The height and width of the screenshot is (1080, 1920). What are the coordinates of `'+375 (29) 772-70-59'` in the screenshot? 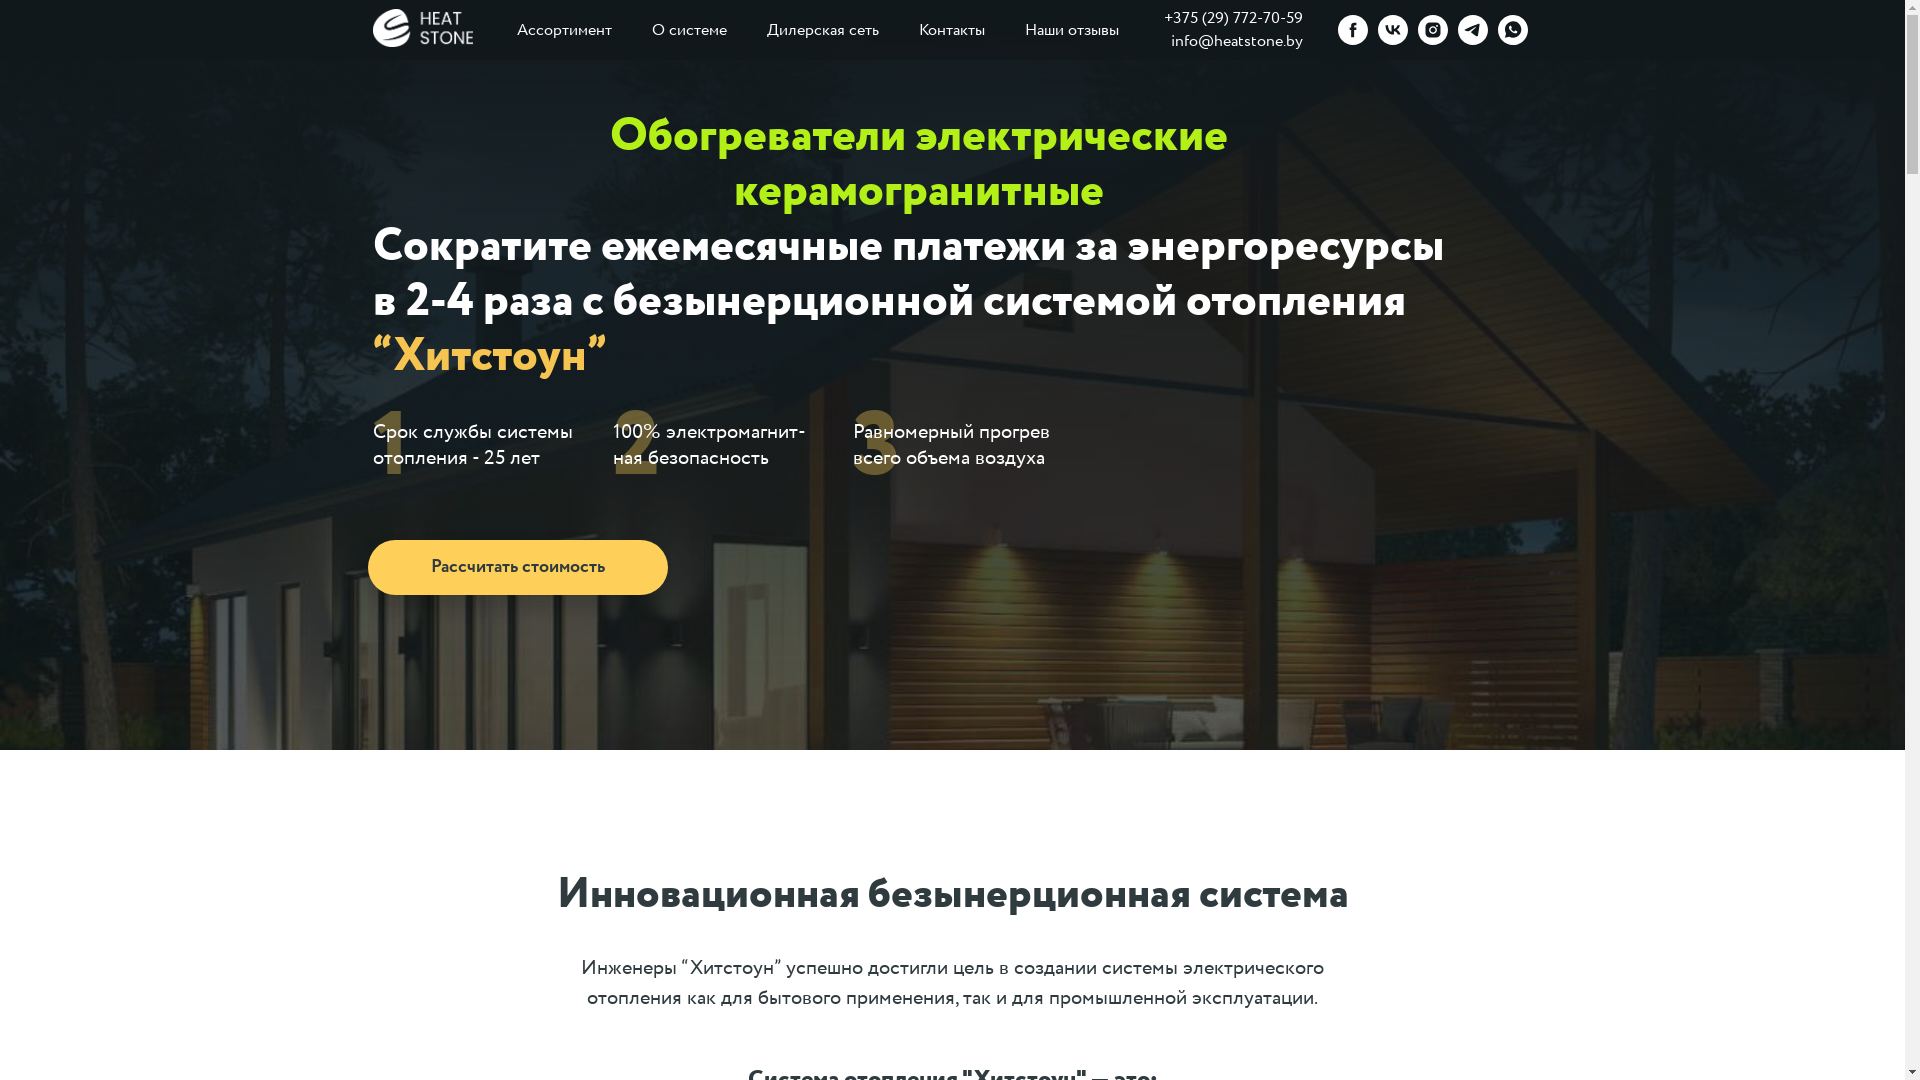 It's located at (1232, 18).